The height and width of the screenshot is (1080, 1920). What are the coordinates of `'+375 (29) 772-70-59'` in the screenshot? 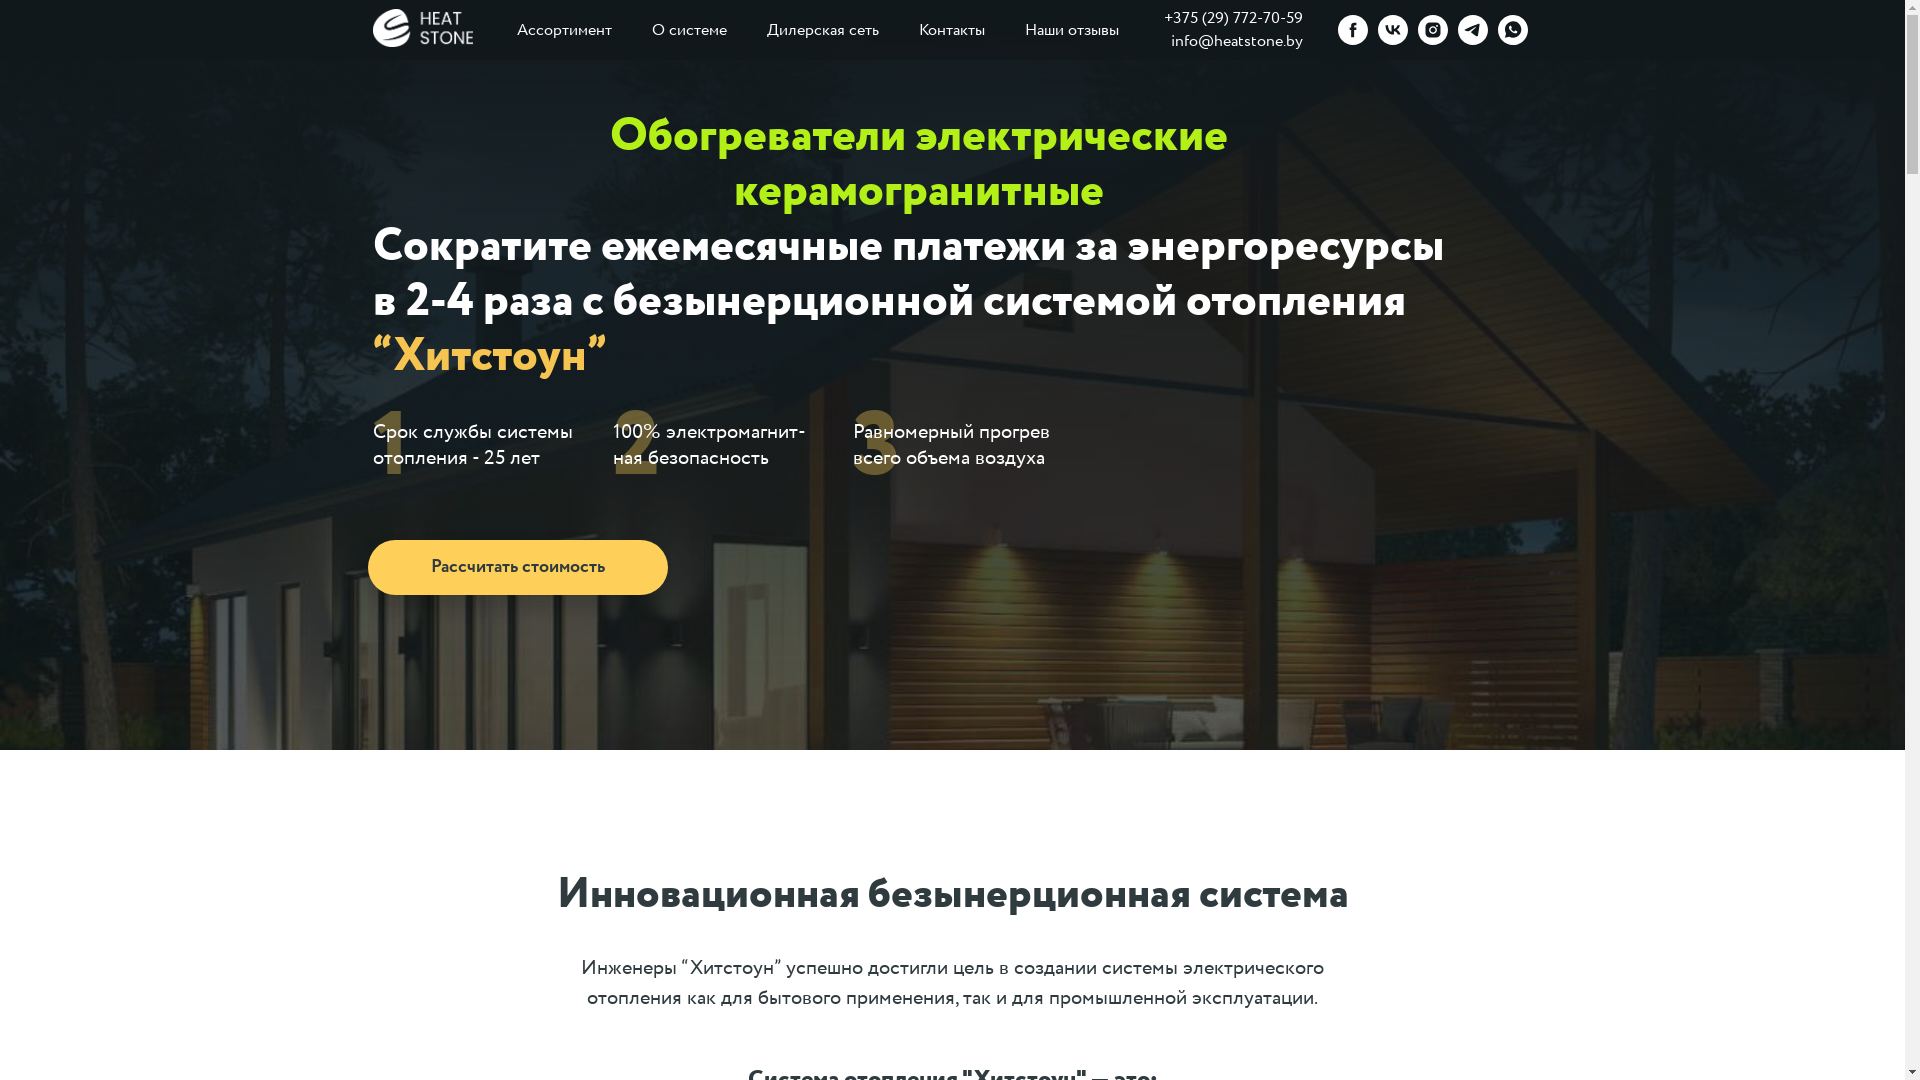 It's located at (1232, 18).